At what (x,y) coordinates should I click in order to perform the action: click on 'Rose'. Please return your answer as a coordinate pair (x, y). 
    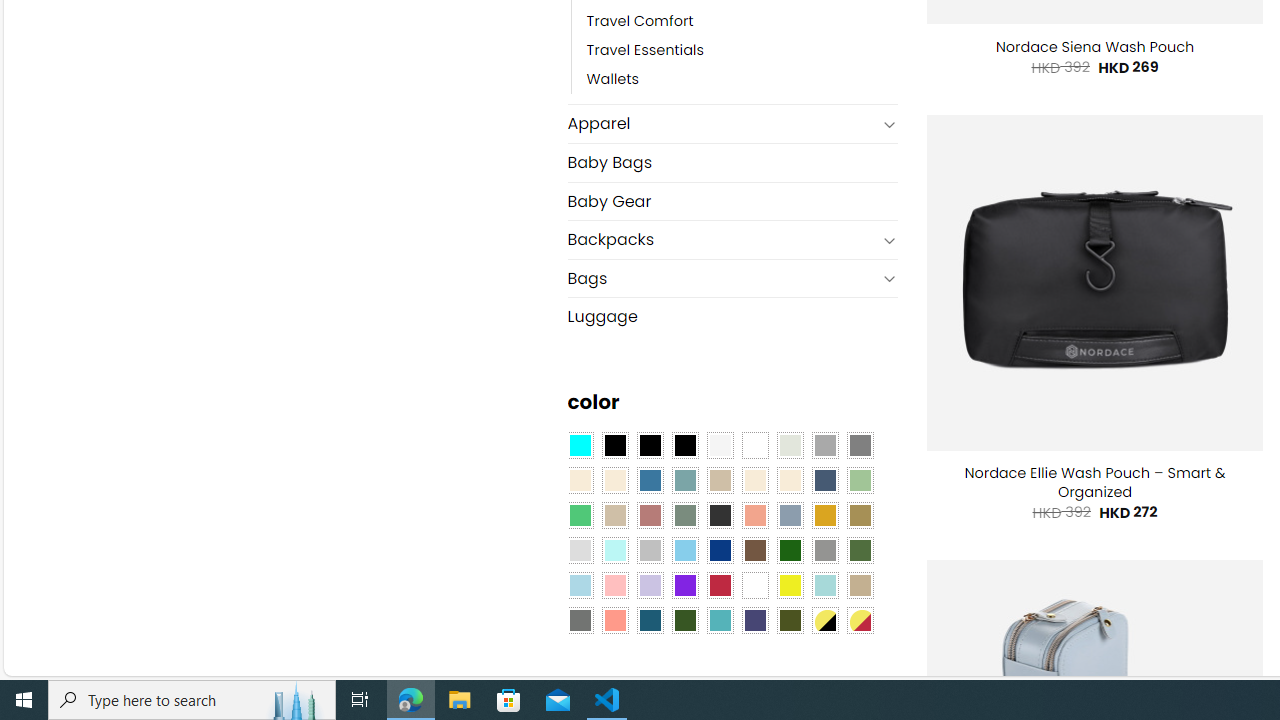
    Looking at the image, I should click on (650, 513).